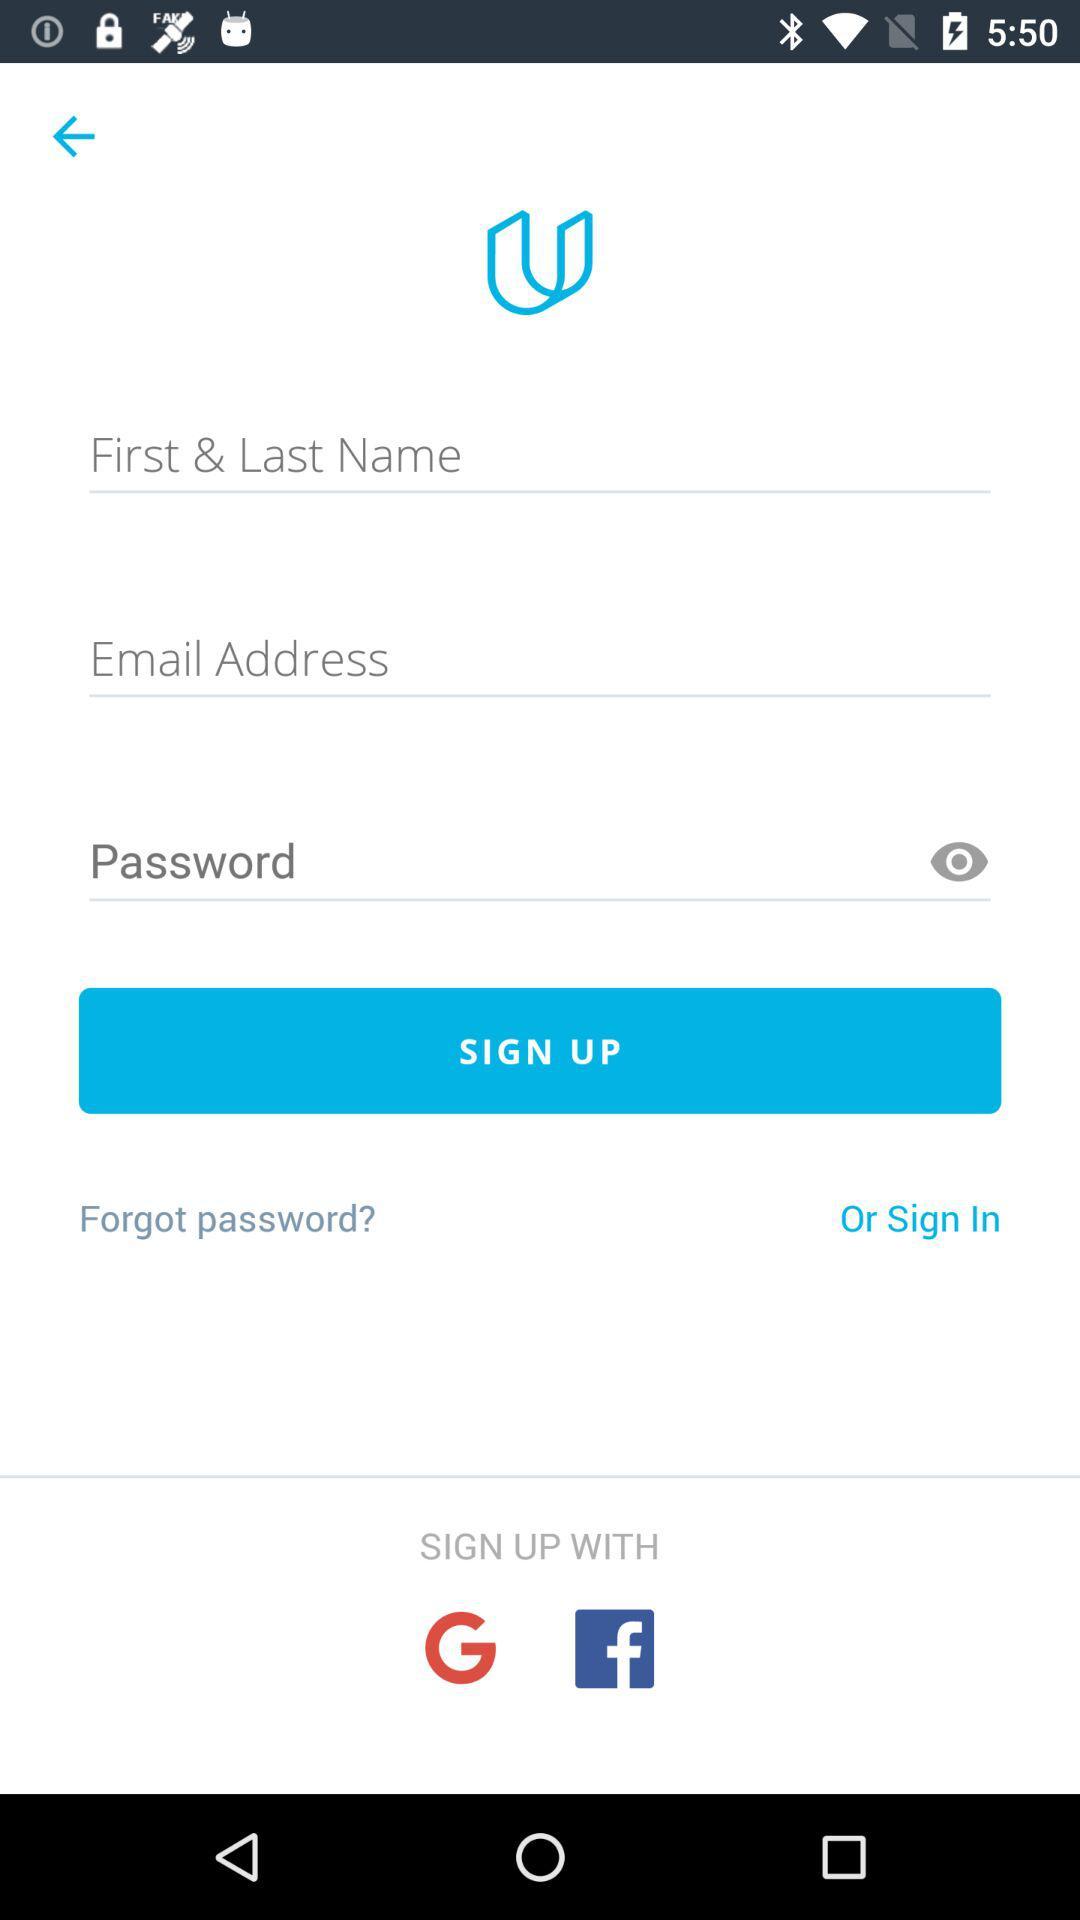 Image resolution: width=1080 pixels, height=1920 pixels. What do you see at coordinates (540, 658) in the screenshot?
I see `input here` at bounding box center [540, 658].